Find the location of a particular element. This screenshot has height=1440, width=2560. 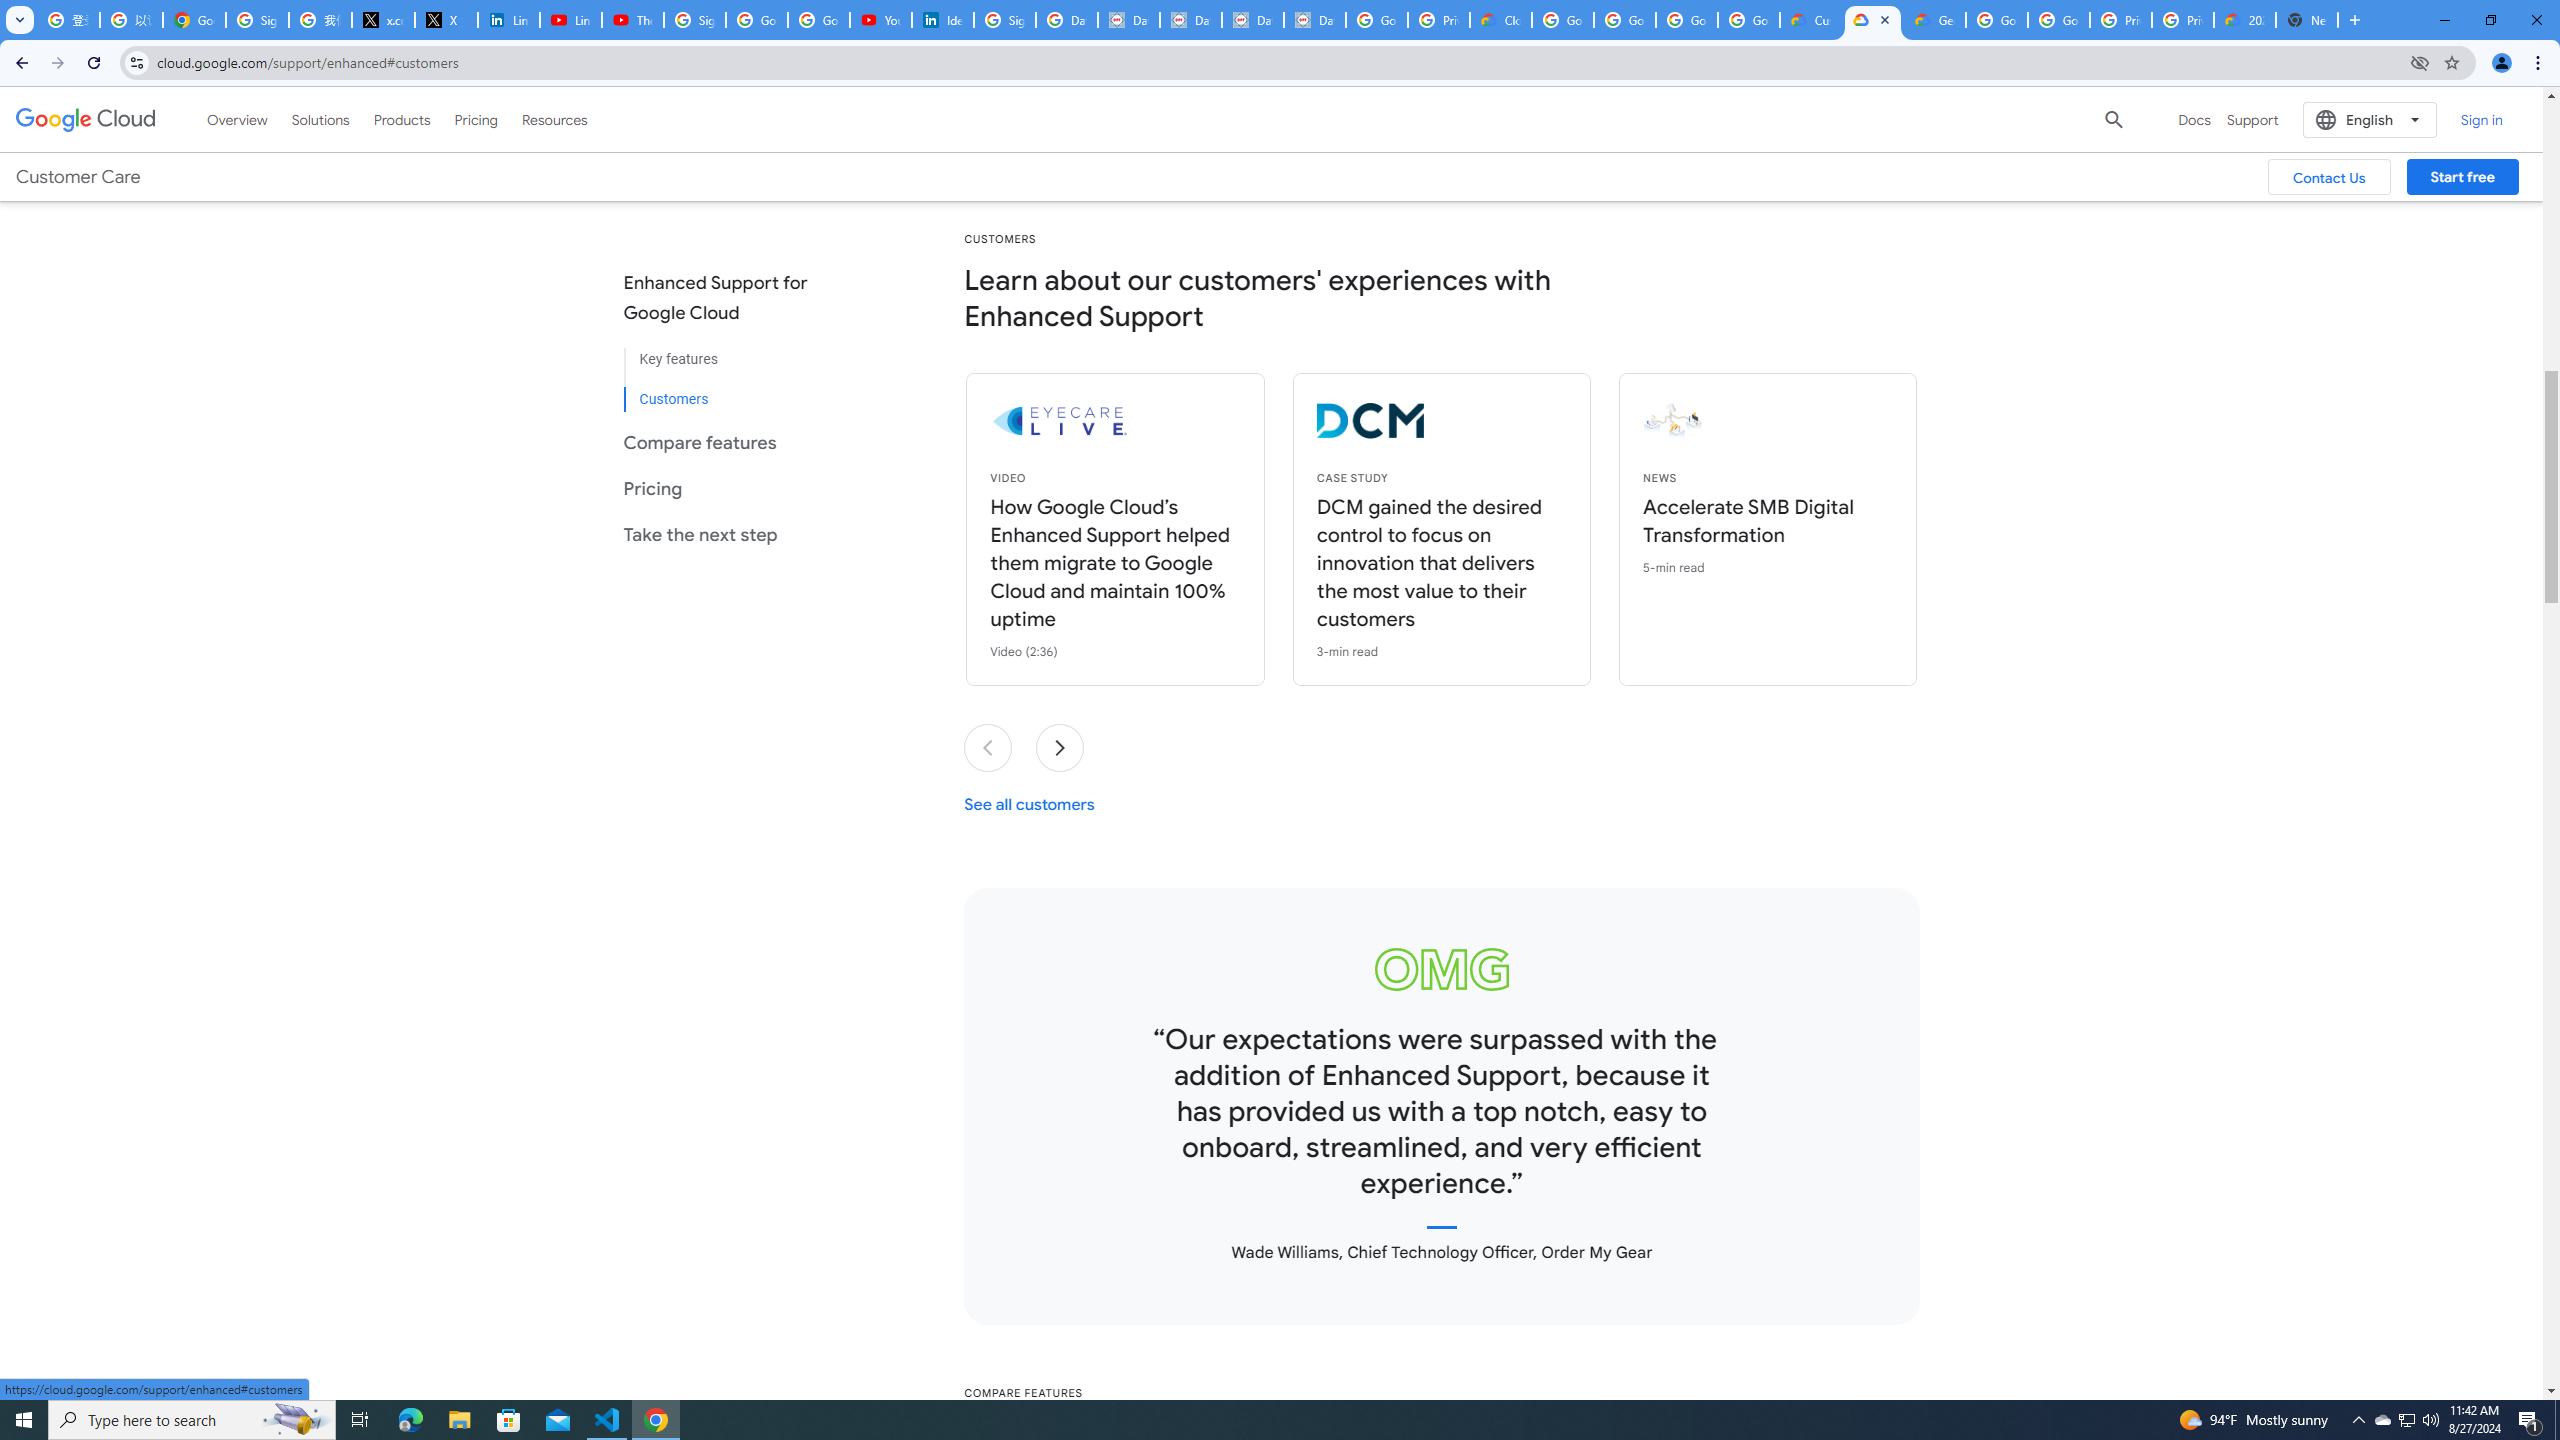

'Products' is located at coordinates (400, 118).